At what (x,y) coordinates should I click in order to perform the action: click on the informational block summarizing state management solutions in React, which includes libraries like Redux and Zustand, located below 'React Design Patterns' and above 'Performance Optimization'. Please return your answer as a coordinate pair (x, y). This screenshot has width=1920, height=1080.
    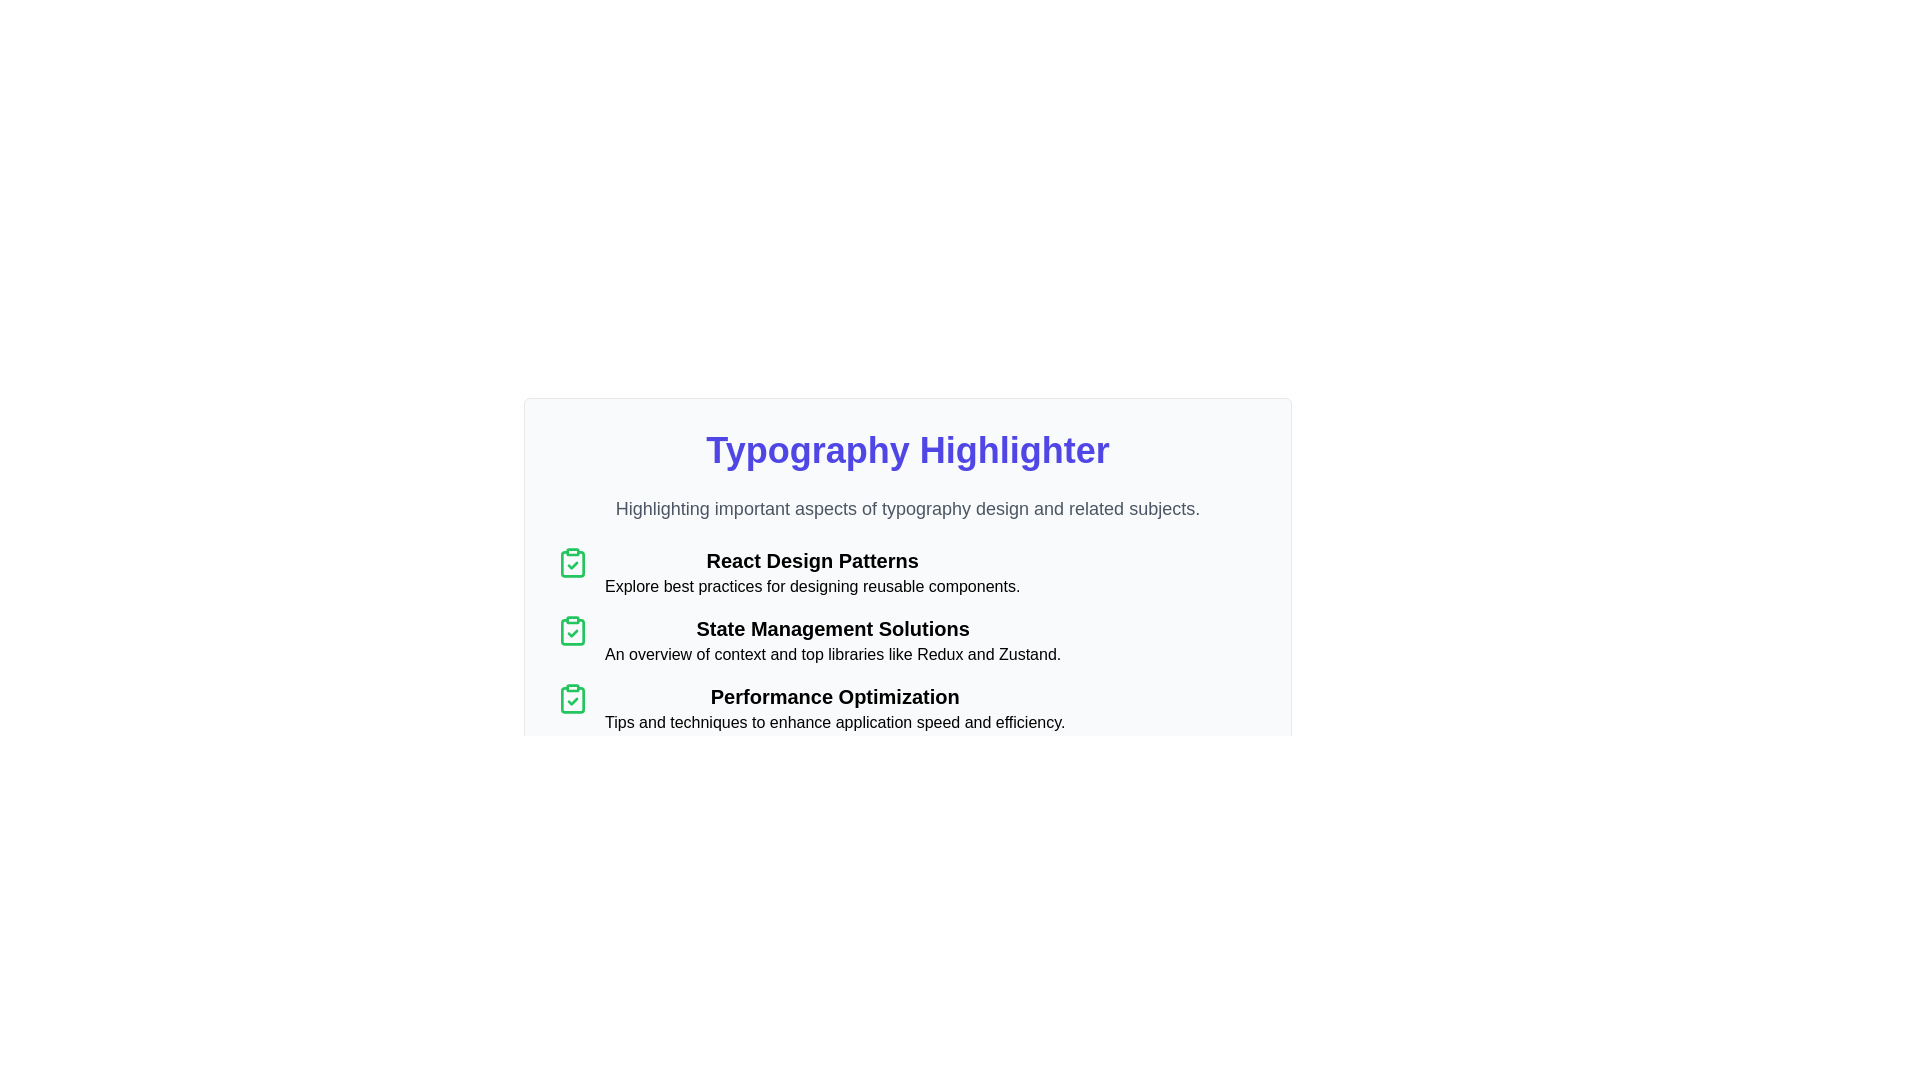
    Looking at the image, I should click on (906, 640).